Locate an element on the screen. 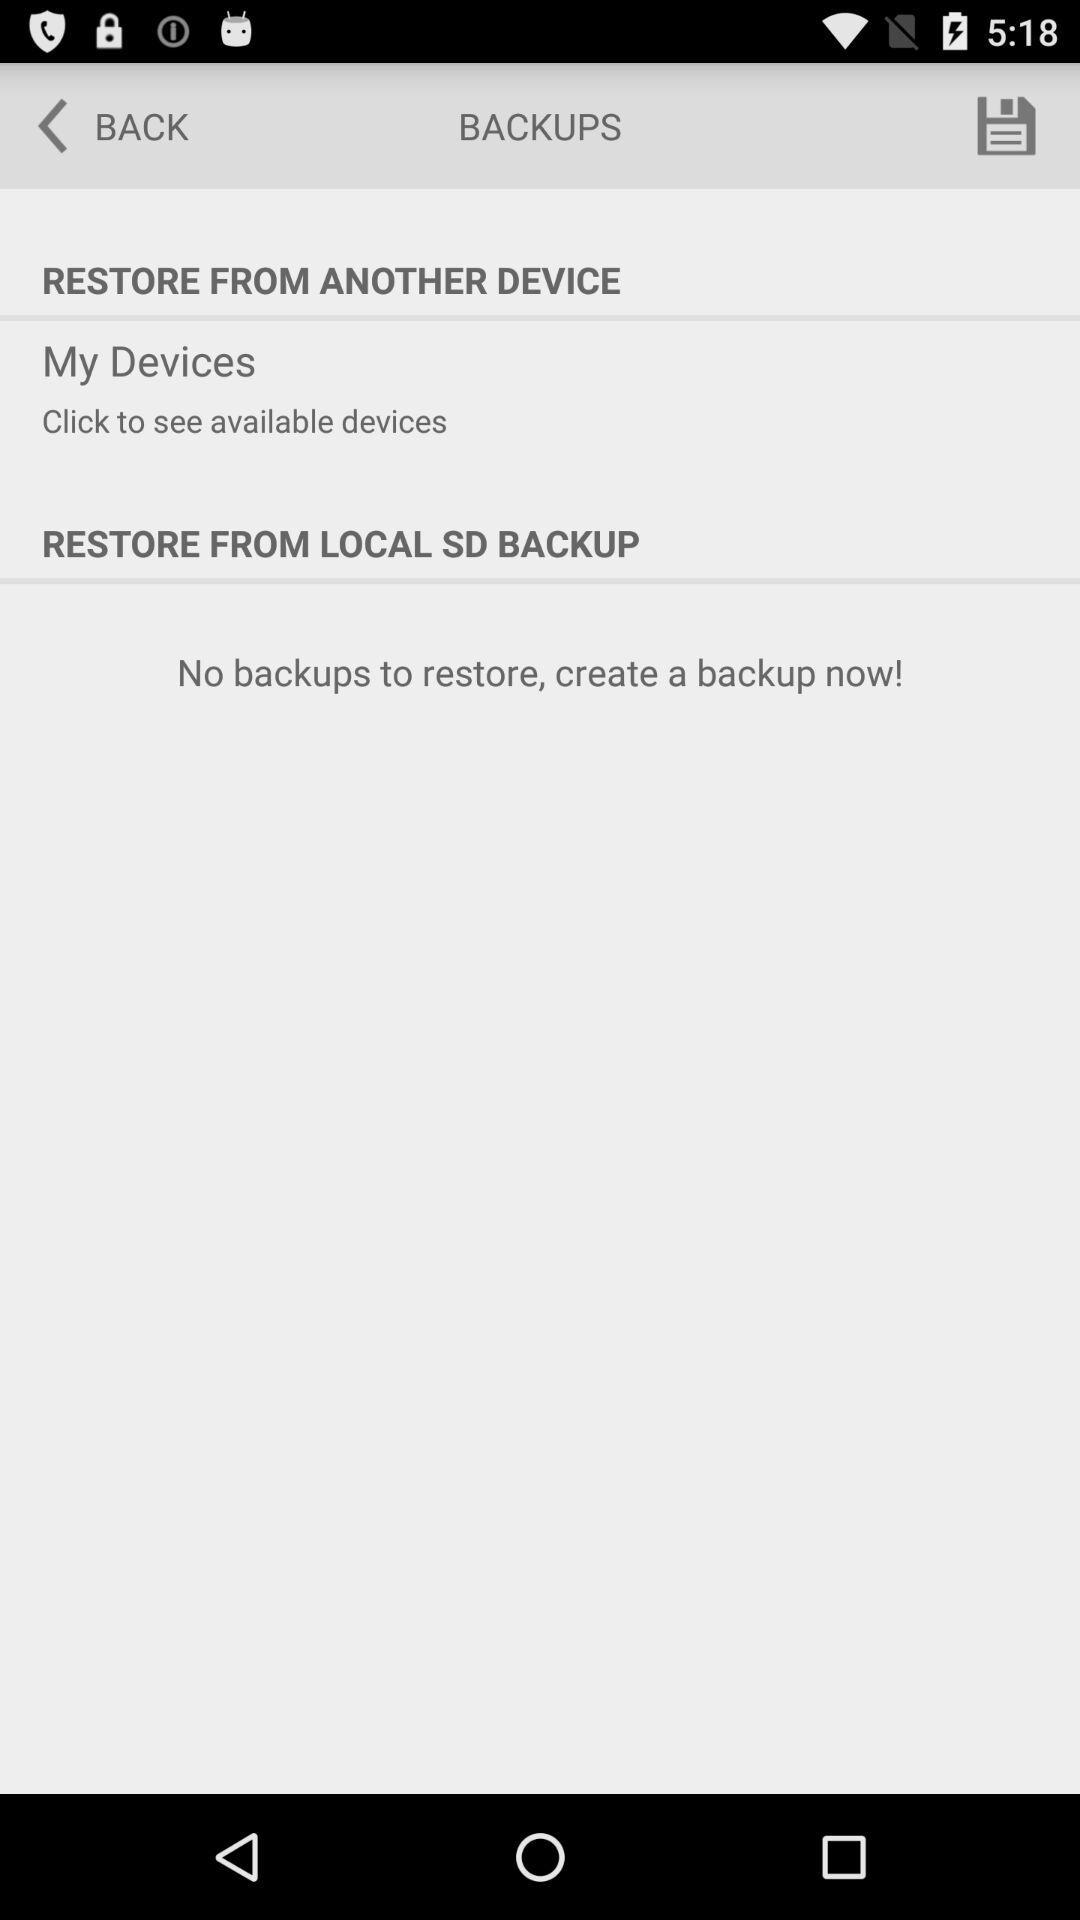  the icon above the restore from another icon is located at coordinates (99, 124).